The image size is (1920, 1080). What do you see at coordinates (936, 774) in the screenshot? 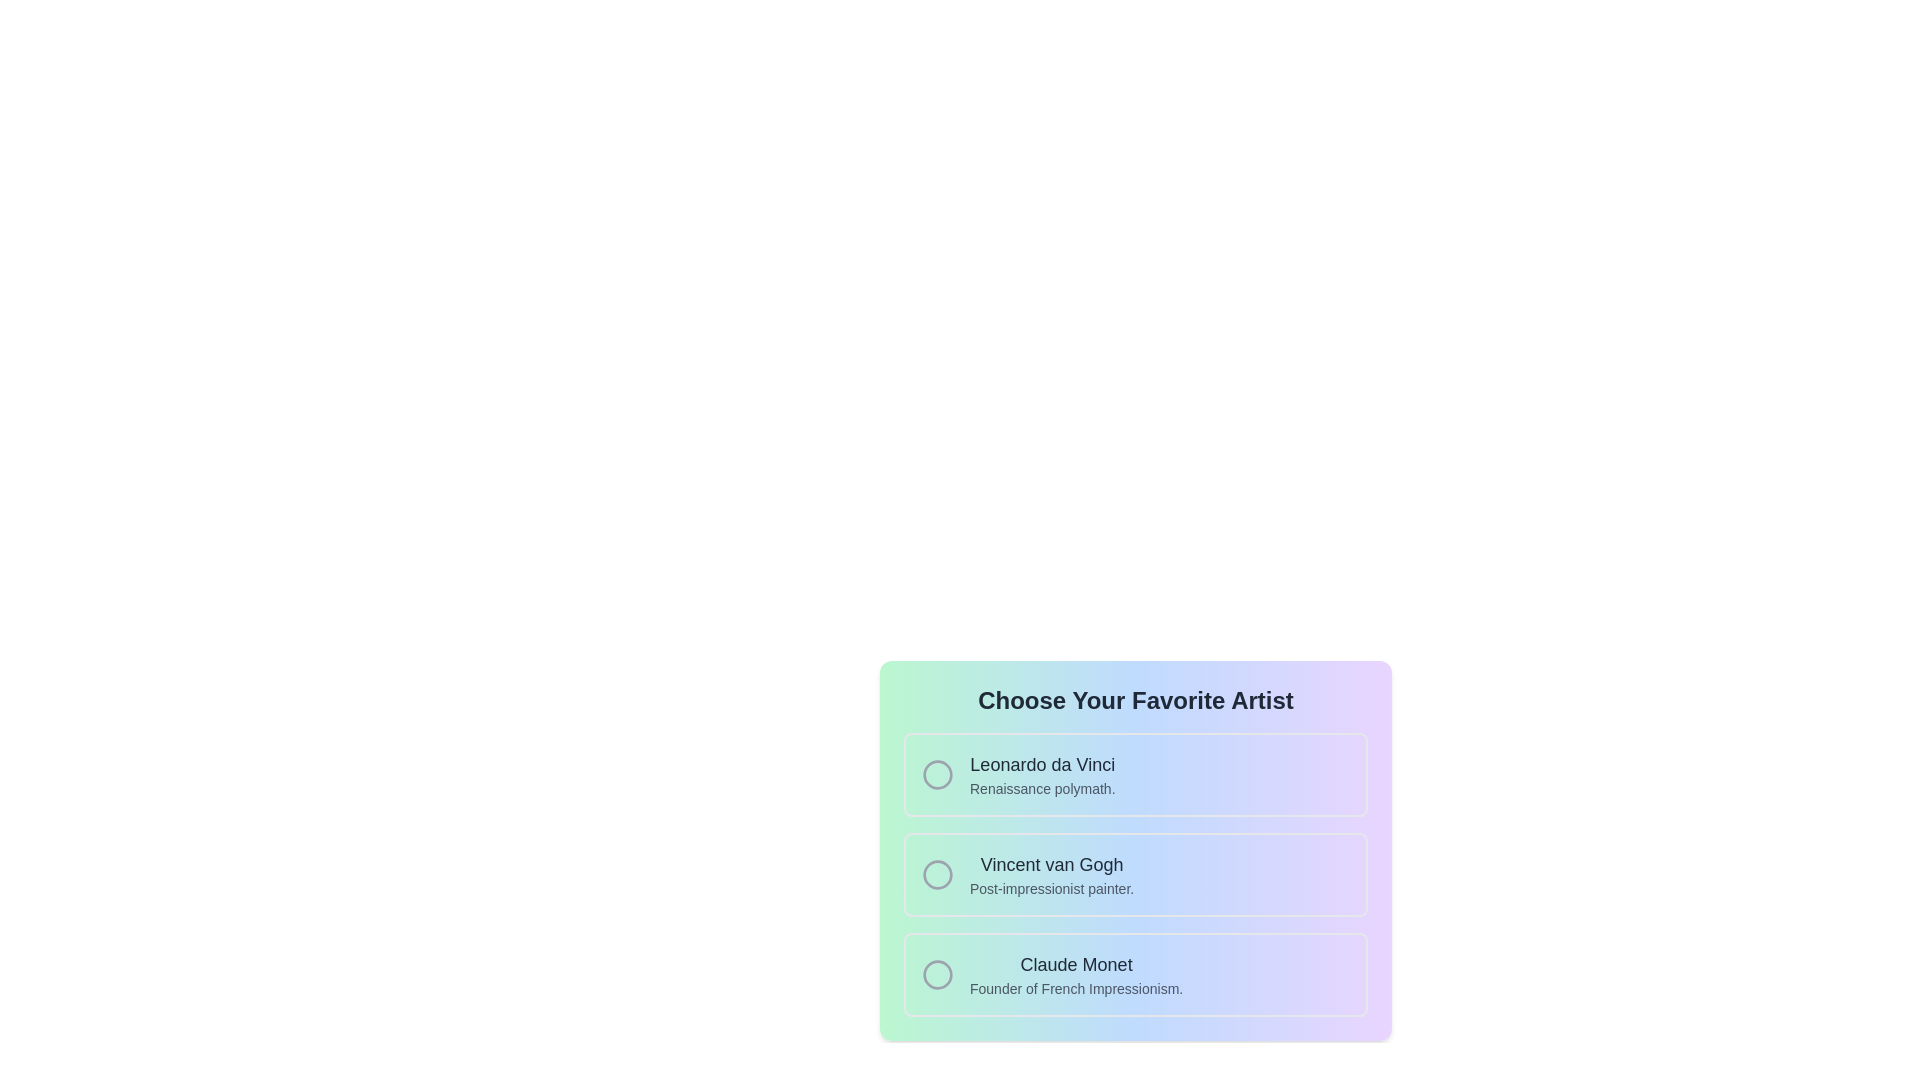
I see `the first selectable radio button in the group located to the left of 'Leonardo da Vinci'` at bounding box center [936, 774].